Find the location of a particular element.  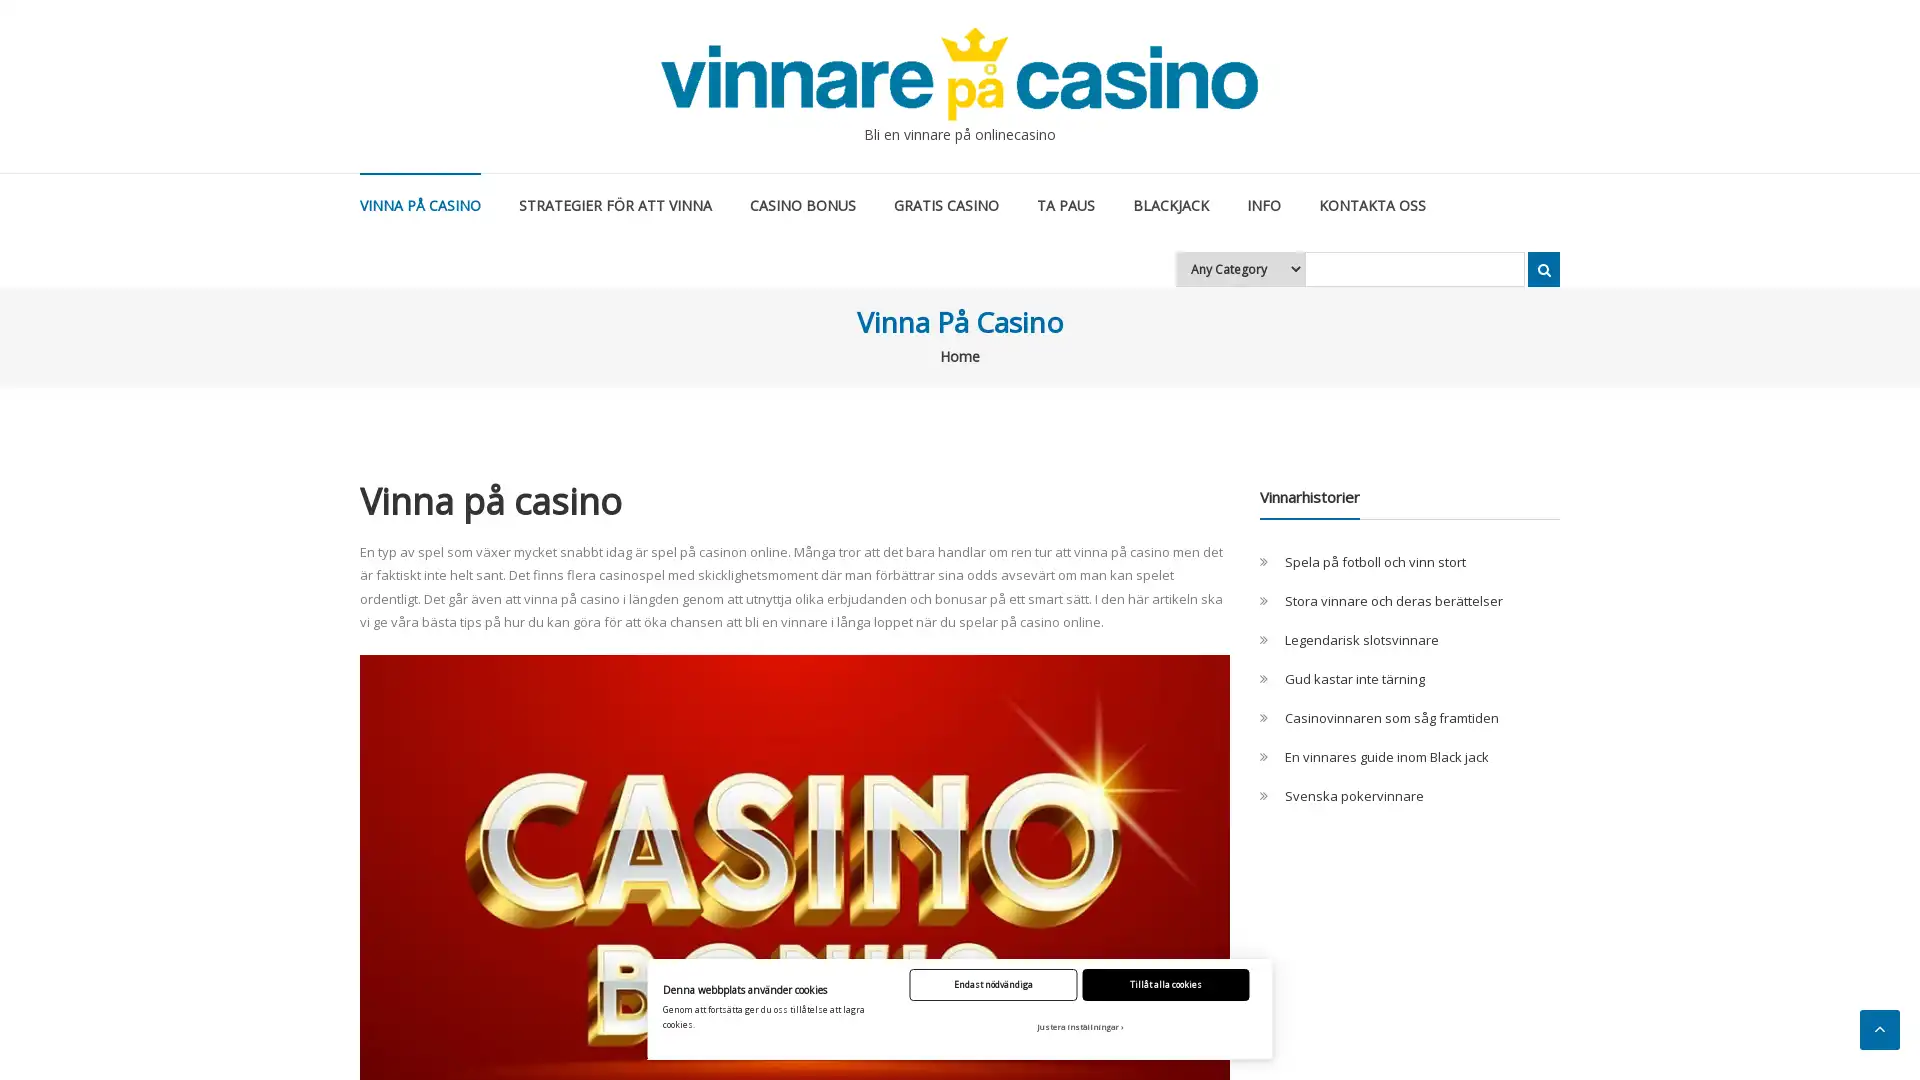

Tillat alla cookies is located at coordinates (1165, 983).